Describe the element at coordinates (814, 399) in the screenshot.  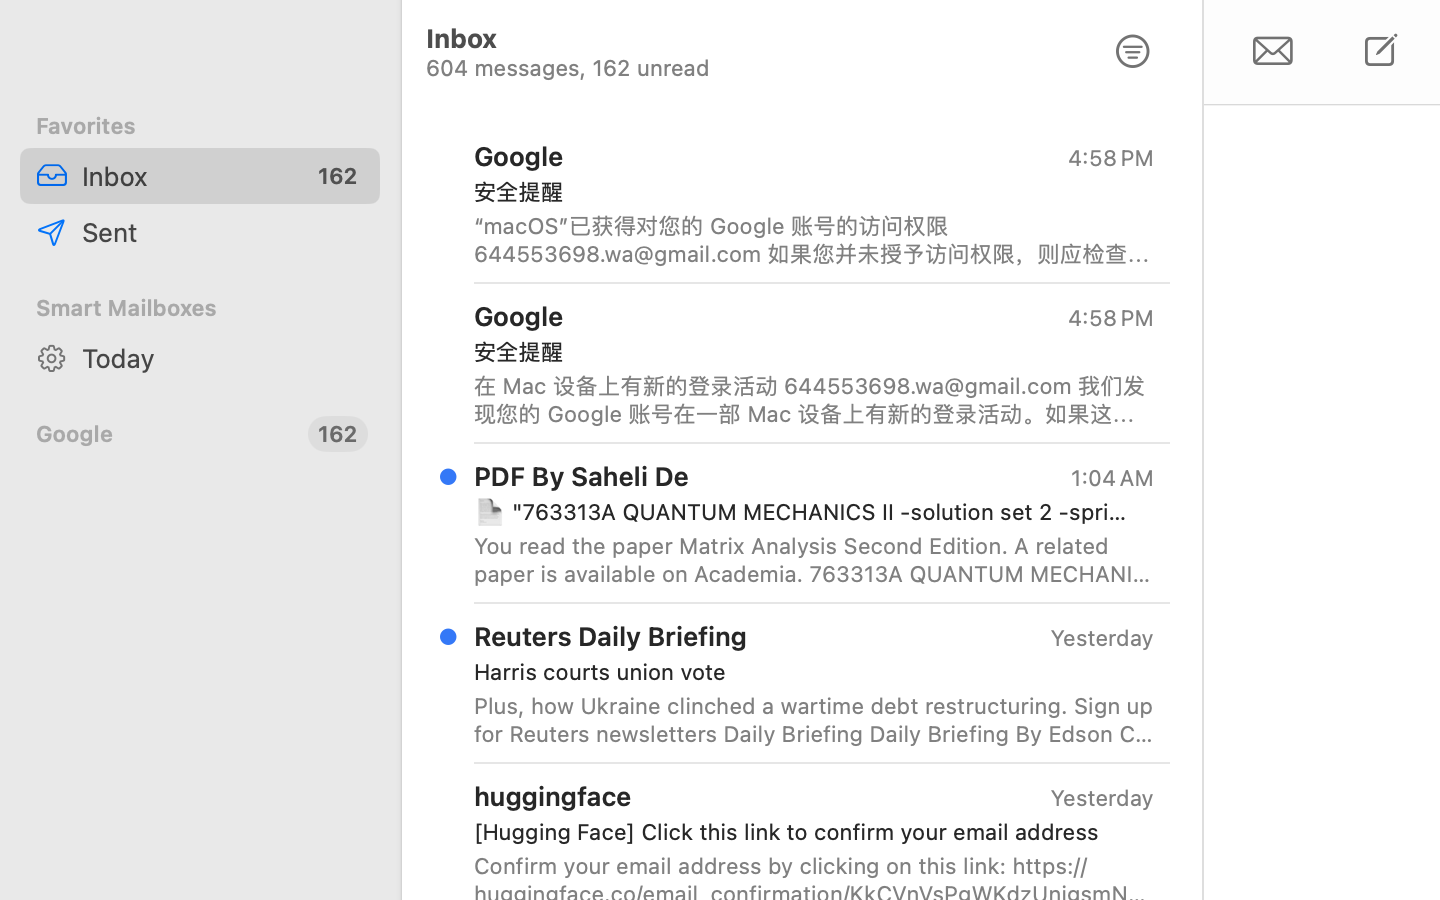
I see `'在 Mac 设备上有新的登录活动 644553698.wa@gmail.com 我们发现您的 Google 账号在一部 Mac 设备上有新的登录活动。如果这是您本人的操作，那么您无需采取任何行动。如果这不是您本人的操作，我们会帮助您保护您的账号。 查看活动 您也可以访问以下网址查看安全性活动： https://myaccount.google.com/notifications 我们向您发送这封电子邮件，目的是让您了解关于您的 Google 账号和服务的重大变化。 © 2024 Google LLC, 1600 Amphitheatre Parkway, Mountain View, CA 94043, USA'` at that location.